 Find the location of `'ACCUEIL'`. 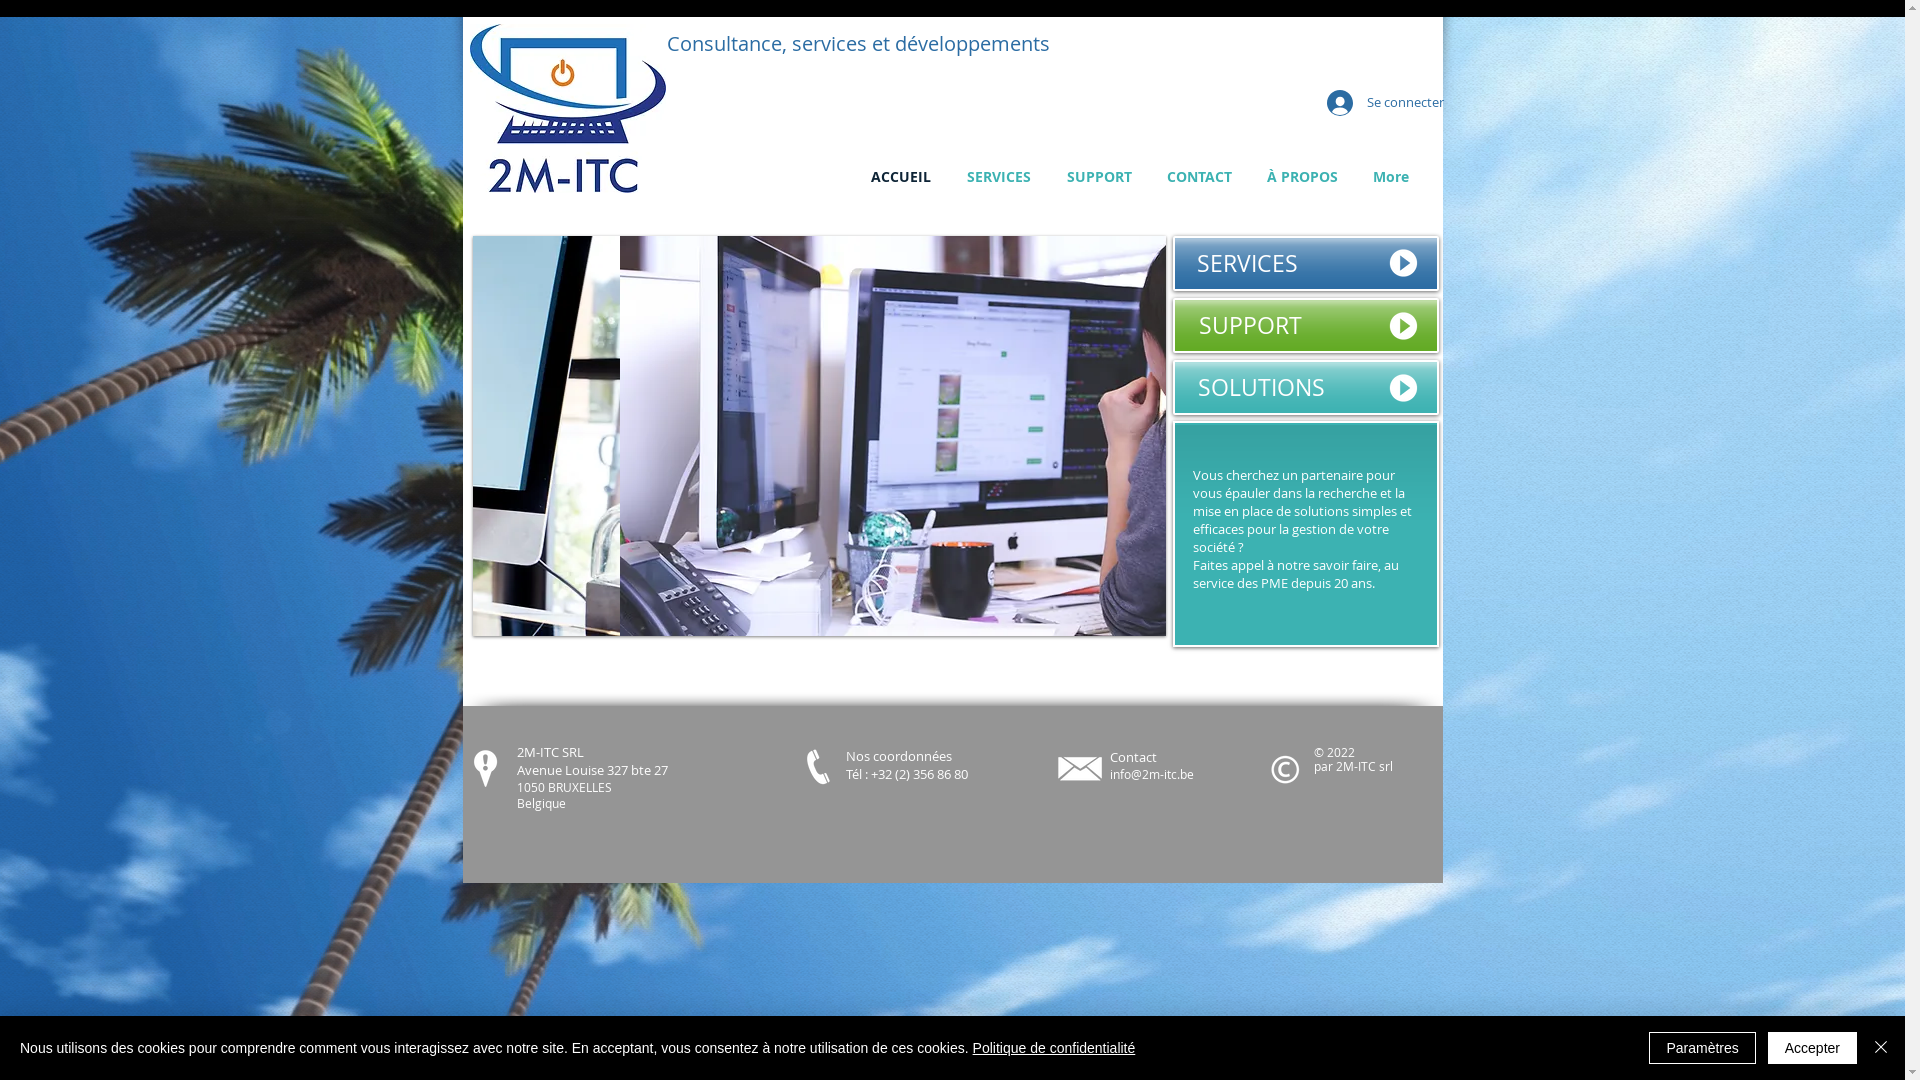

'ACCUEIL' is located at coordinates (899, 175).